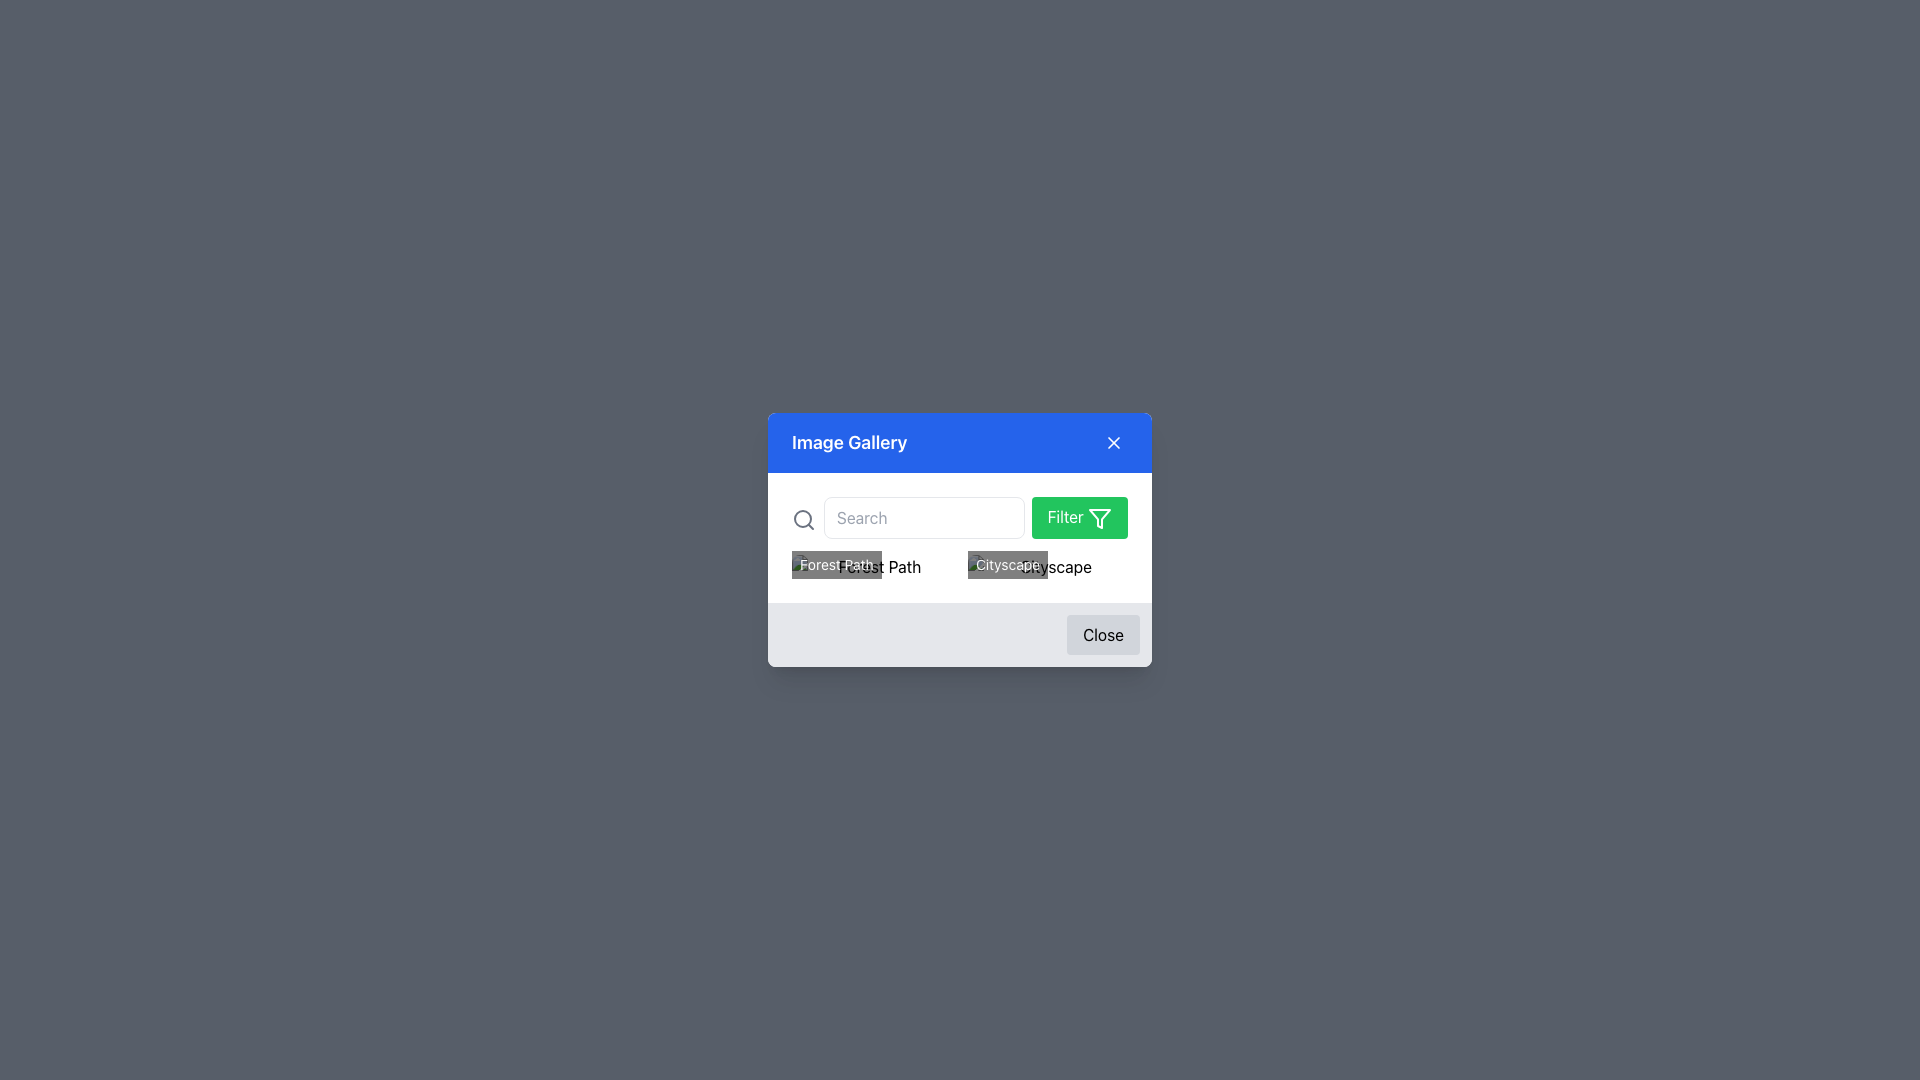  What do you see at coordinates (1078, 516) in the screenshot?
I see `the 'Filter' button with a bold green background and white text, located in the 'Image Gallery' dialog box for keyboard interaction` at bounding box center [1078, 516].